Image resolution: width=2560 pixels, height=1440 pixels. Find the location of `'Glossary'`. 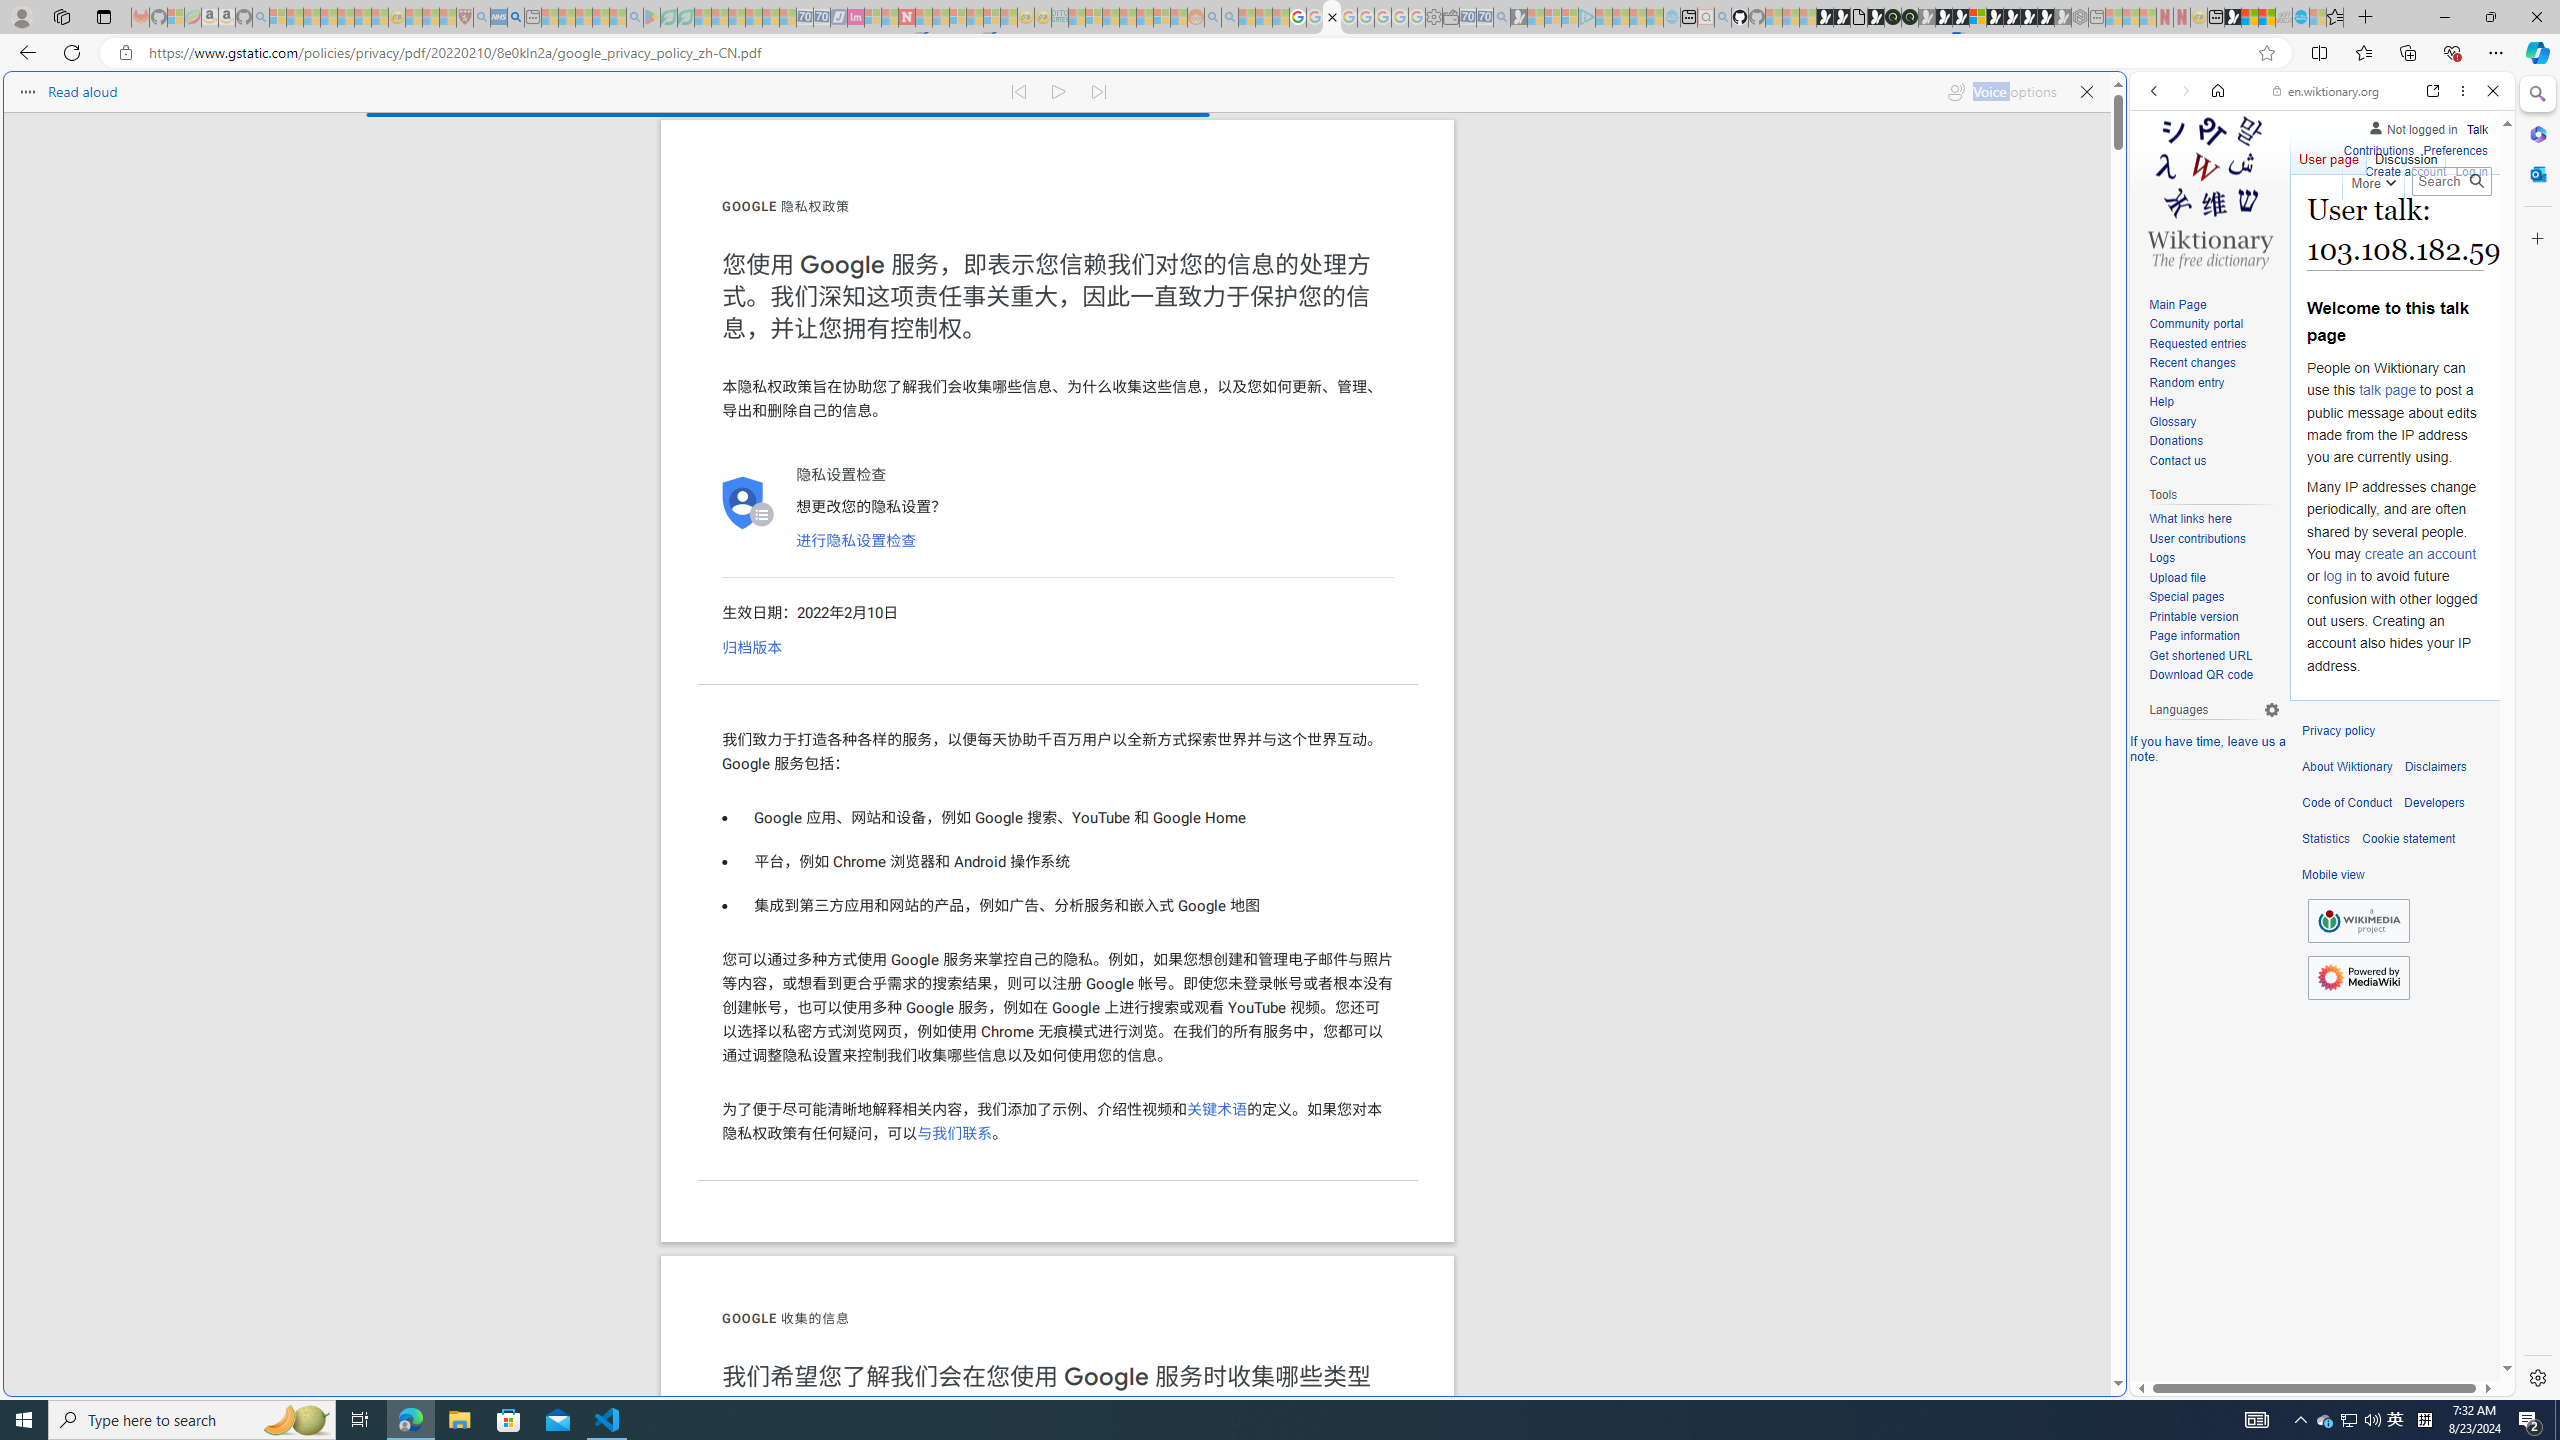

'Glossary' is located at coordinates (2172, 421).